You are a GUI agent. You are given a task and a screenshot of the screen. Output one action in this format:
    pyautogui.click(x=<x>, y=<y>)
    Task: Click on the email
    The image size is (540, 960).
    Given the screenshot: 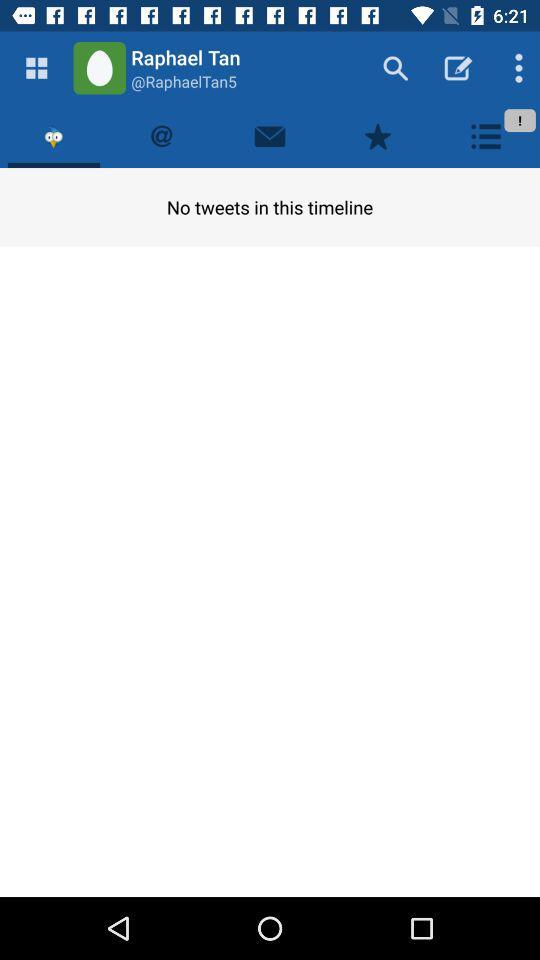 What is the action you would take?
    pyautogui.click(x=270, y=135)
    